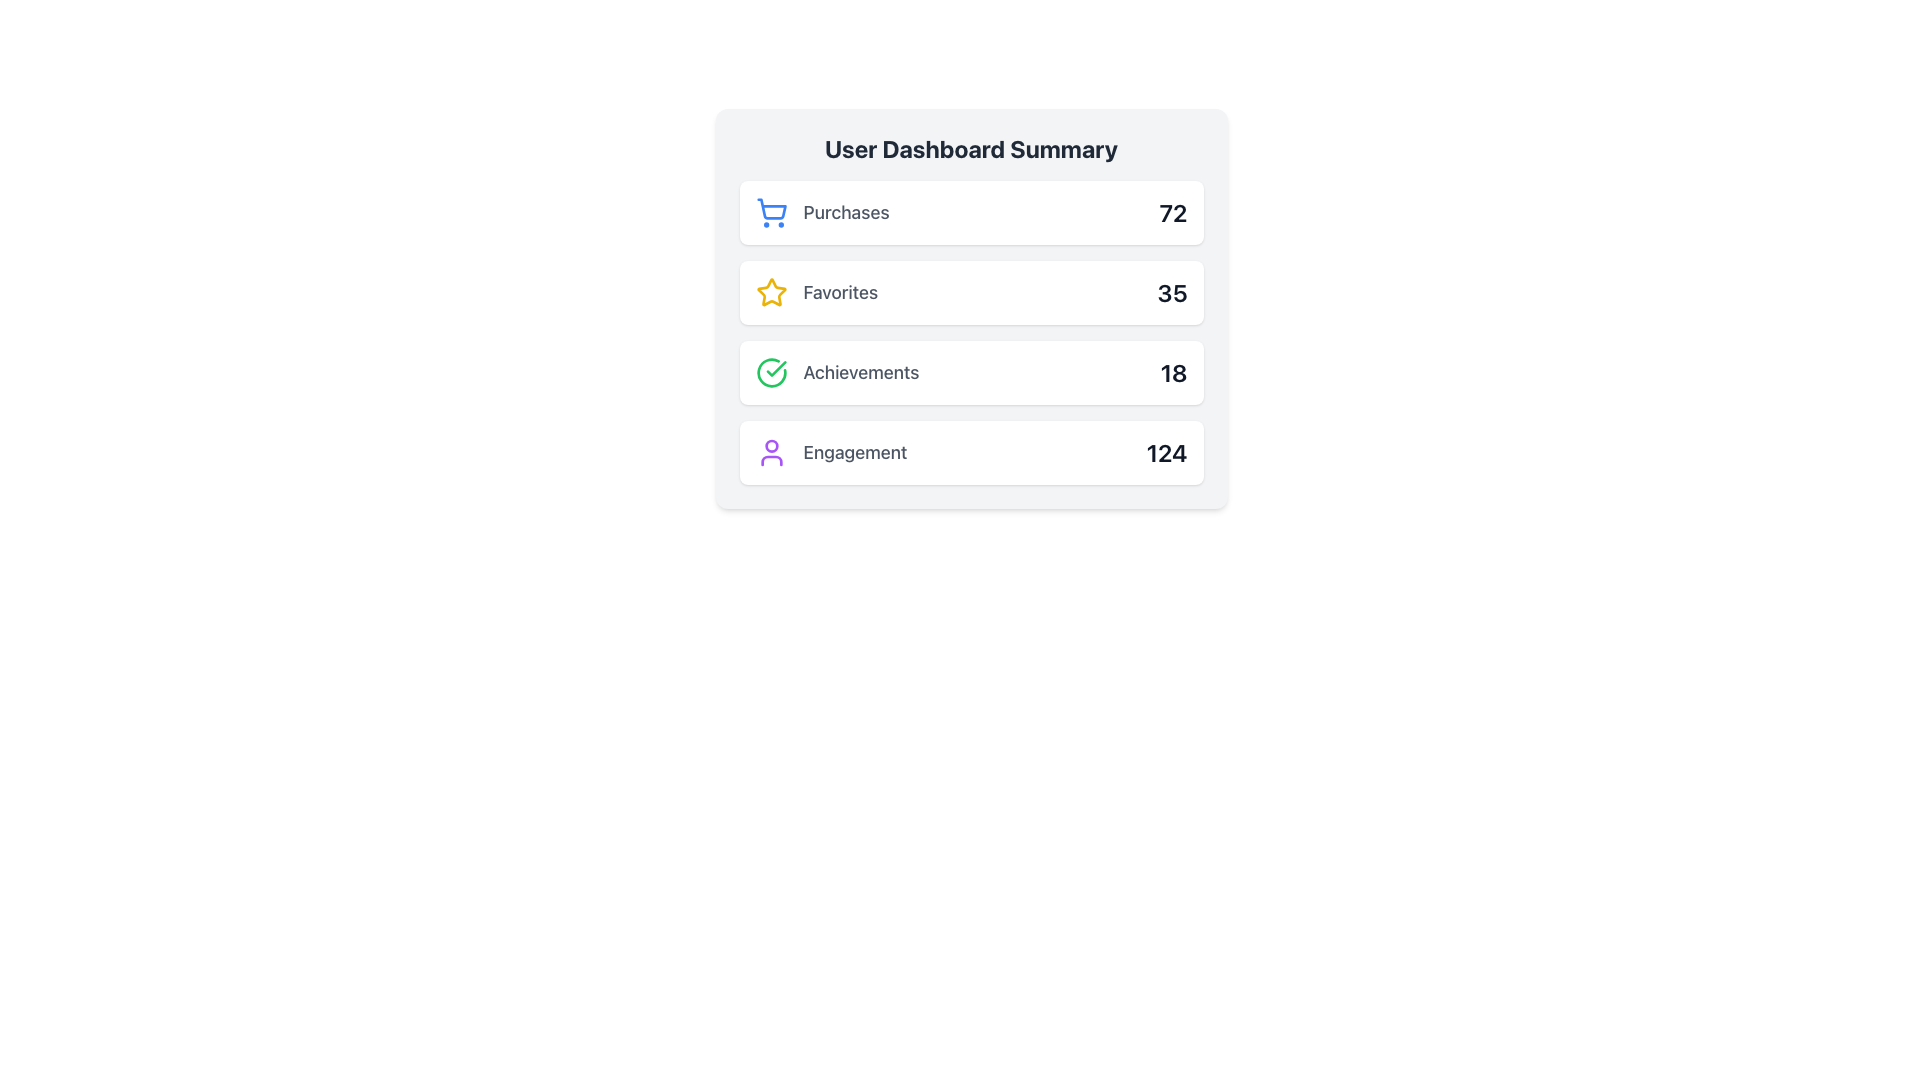 The height and width of the screenshot is (1080, 1920). I want to click on the text displaying the number '72', which is styled in bold and dark gray, located next to the 'Purchases' text in the 'User Dashboard Summary' panel, so click(1173, 212).